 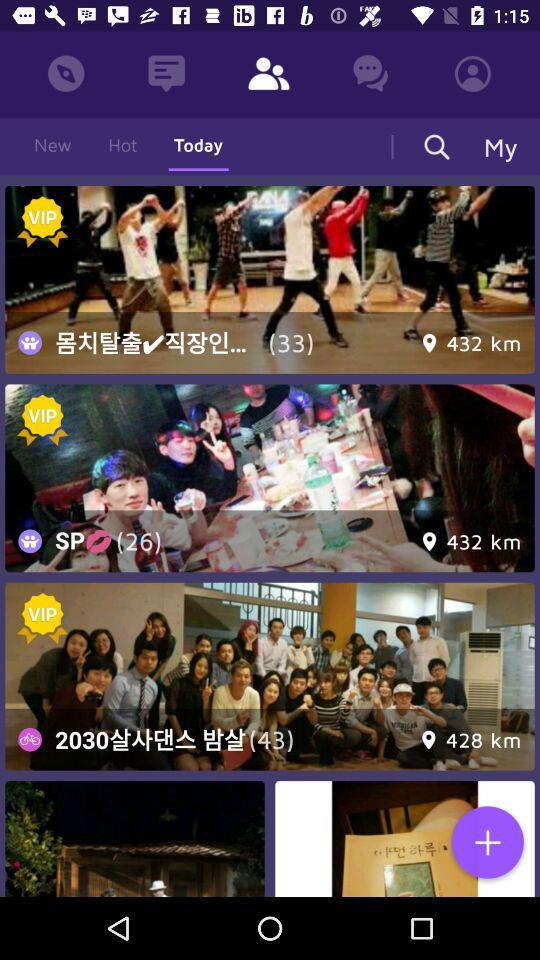 I want to click on image add button, so click(x=486, y=843).